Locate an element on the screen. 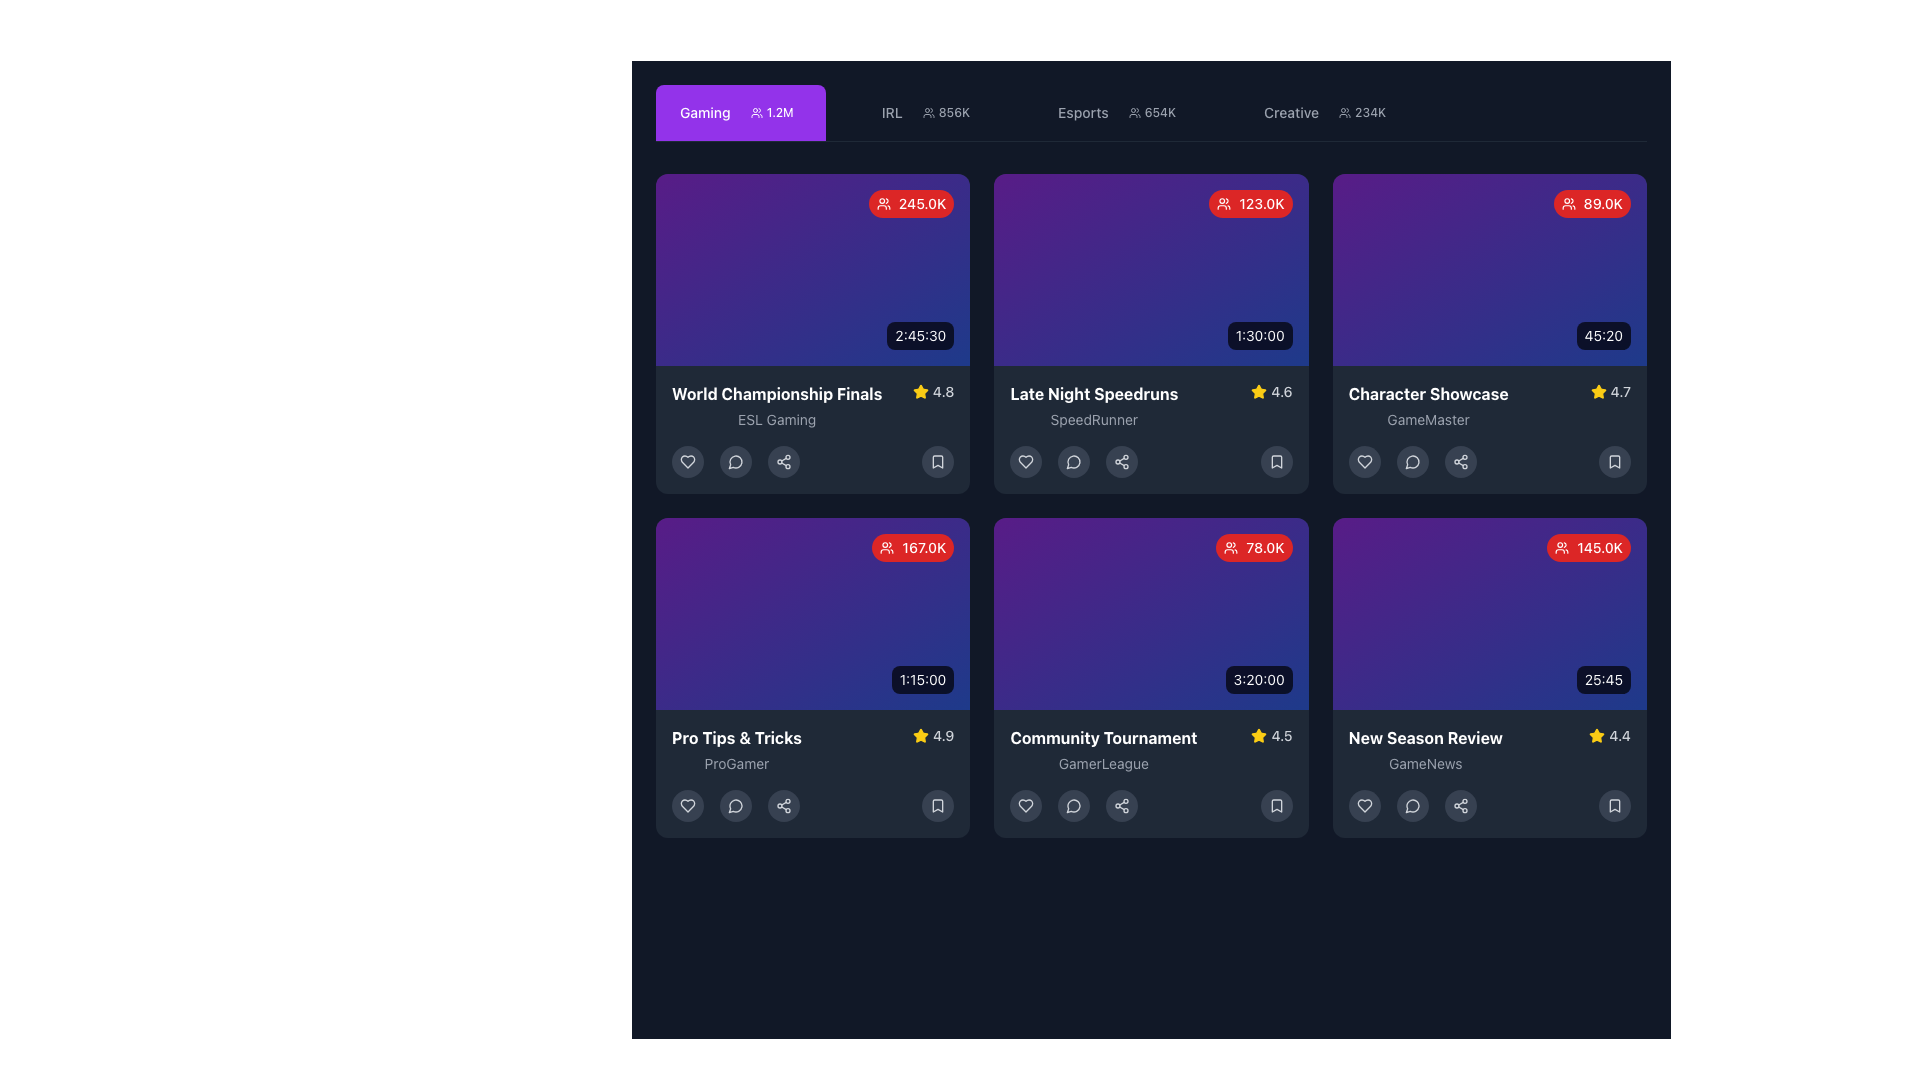  rating value from the star and text display located in the bottom row of the 'Pro Tips & Tricks' tile, positioned above the 'ProGamer' text is located at coordinates (932, 736).